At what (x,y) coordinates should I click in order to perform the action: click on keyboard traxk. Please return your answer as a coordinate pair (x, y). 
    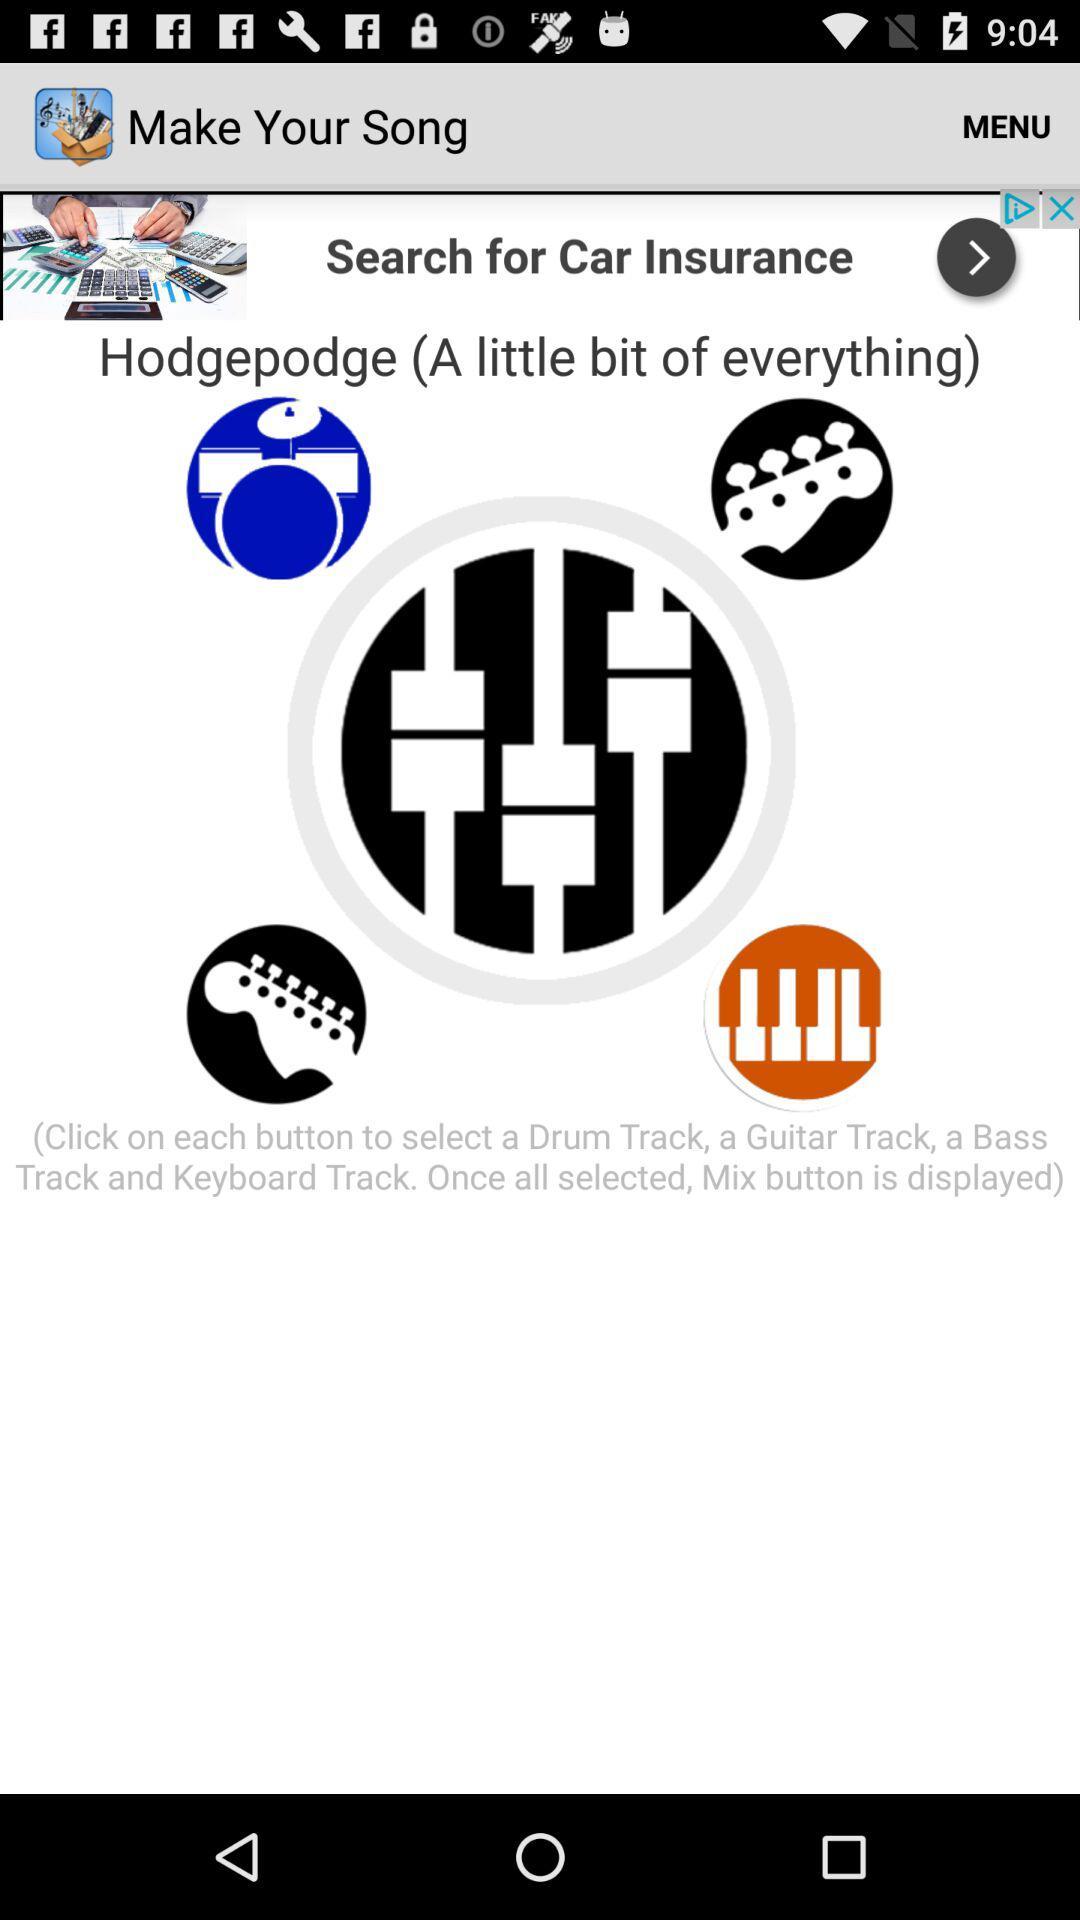
    Looking at the image, I should click on (801, 1013).